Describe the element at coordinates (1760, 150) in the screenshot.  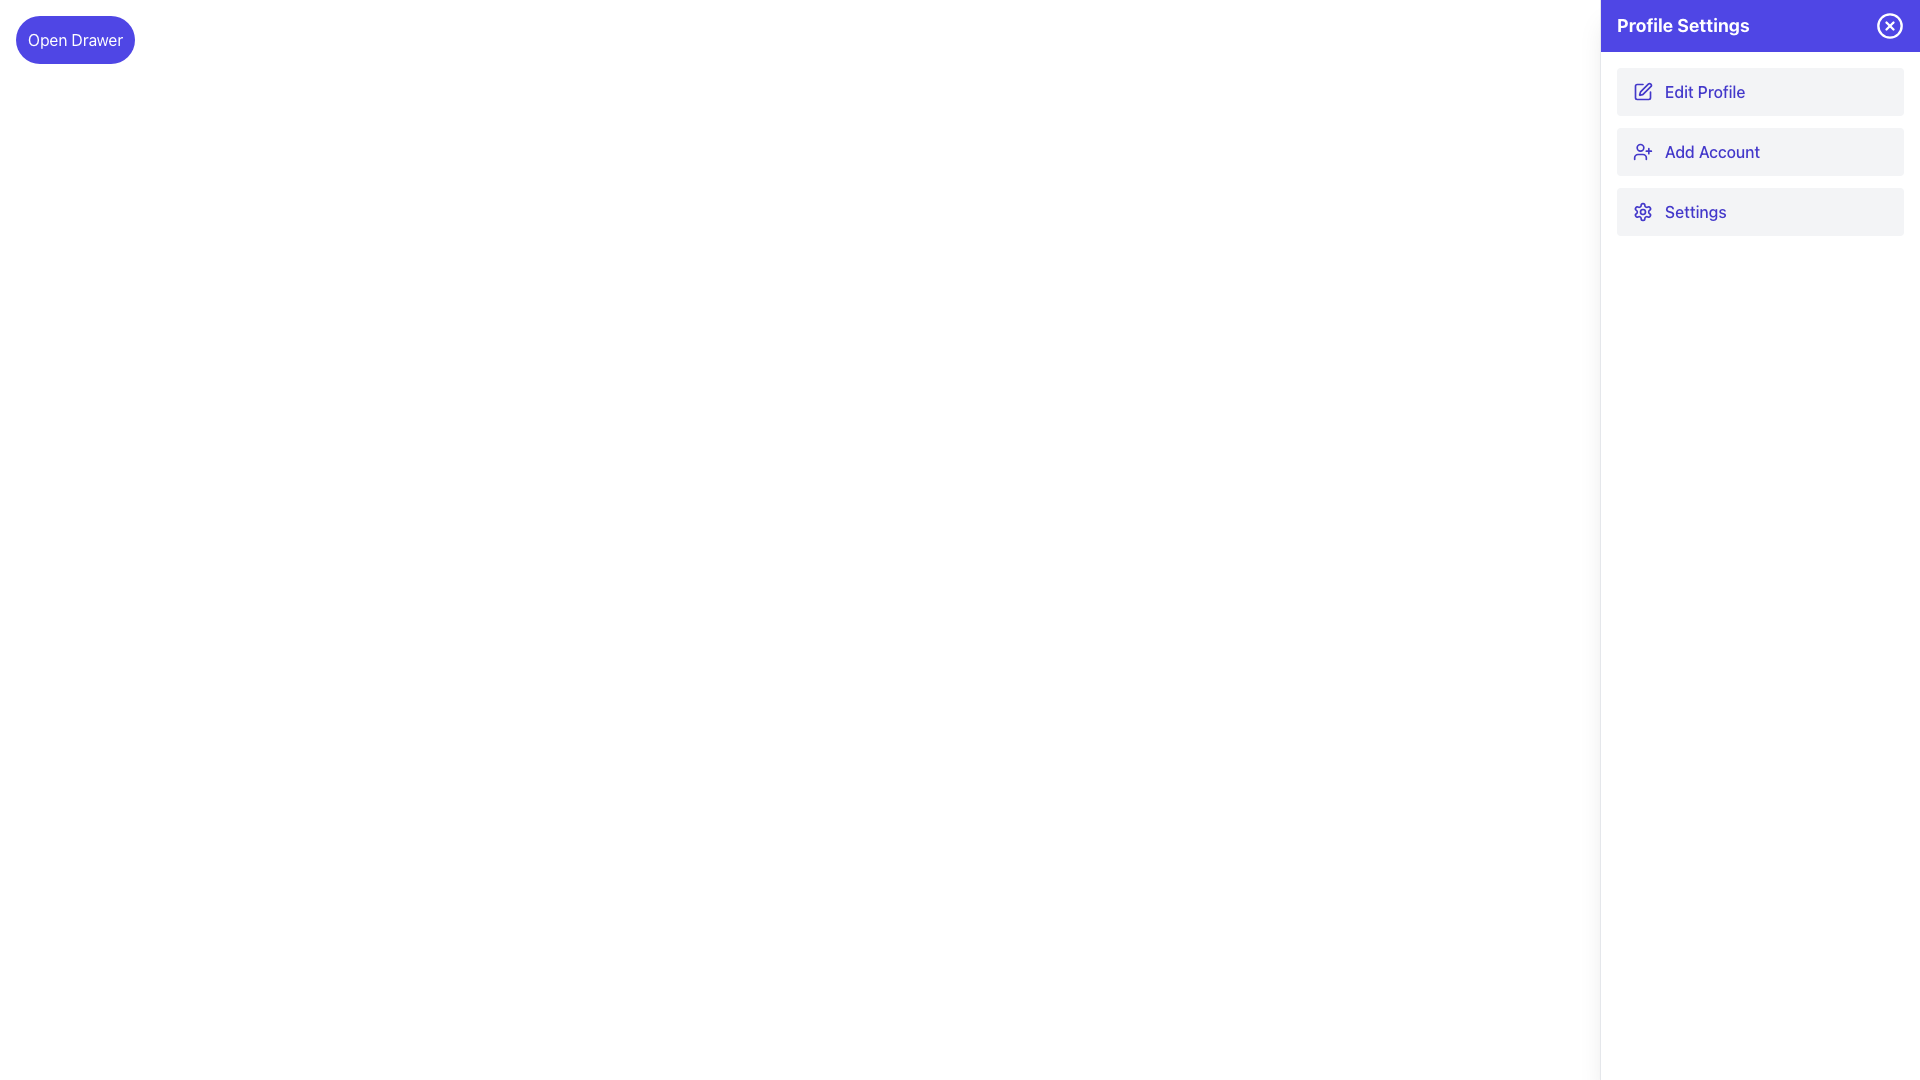
I see `the 'Add New Account' button located in the 'Profile Settings' panel, which is the second button in a vertical list` at that location.